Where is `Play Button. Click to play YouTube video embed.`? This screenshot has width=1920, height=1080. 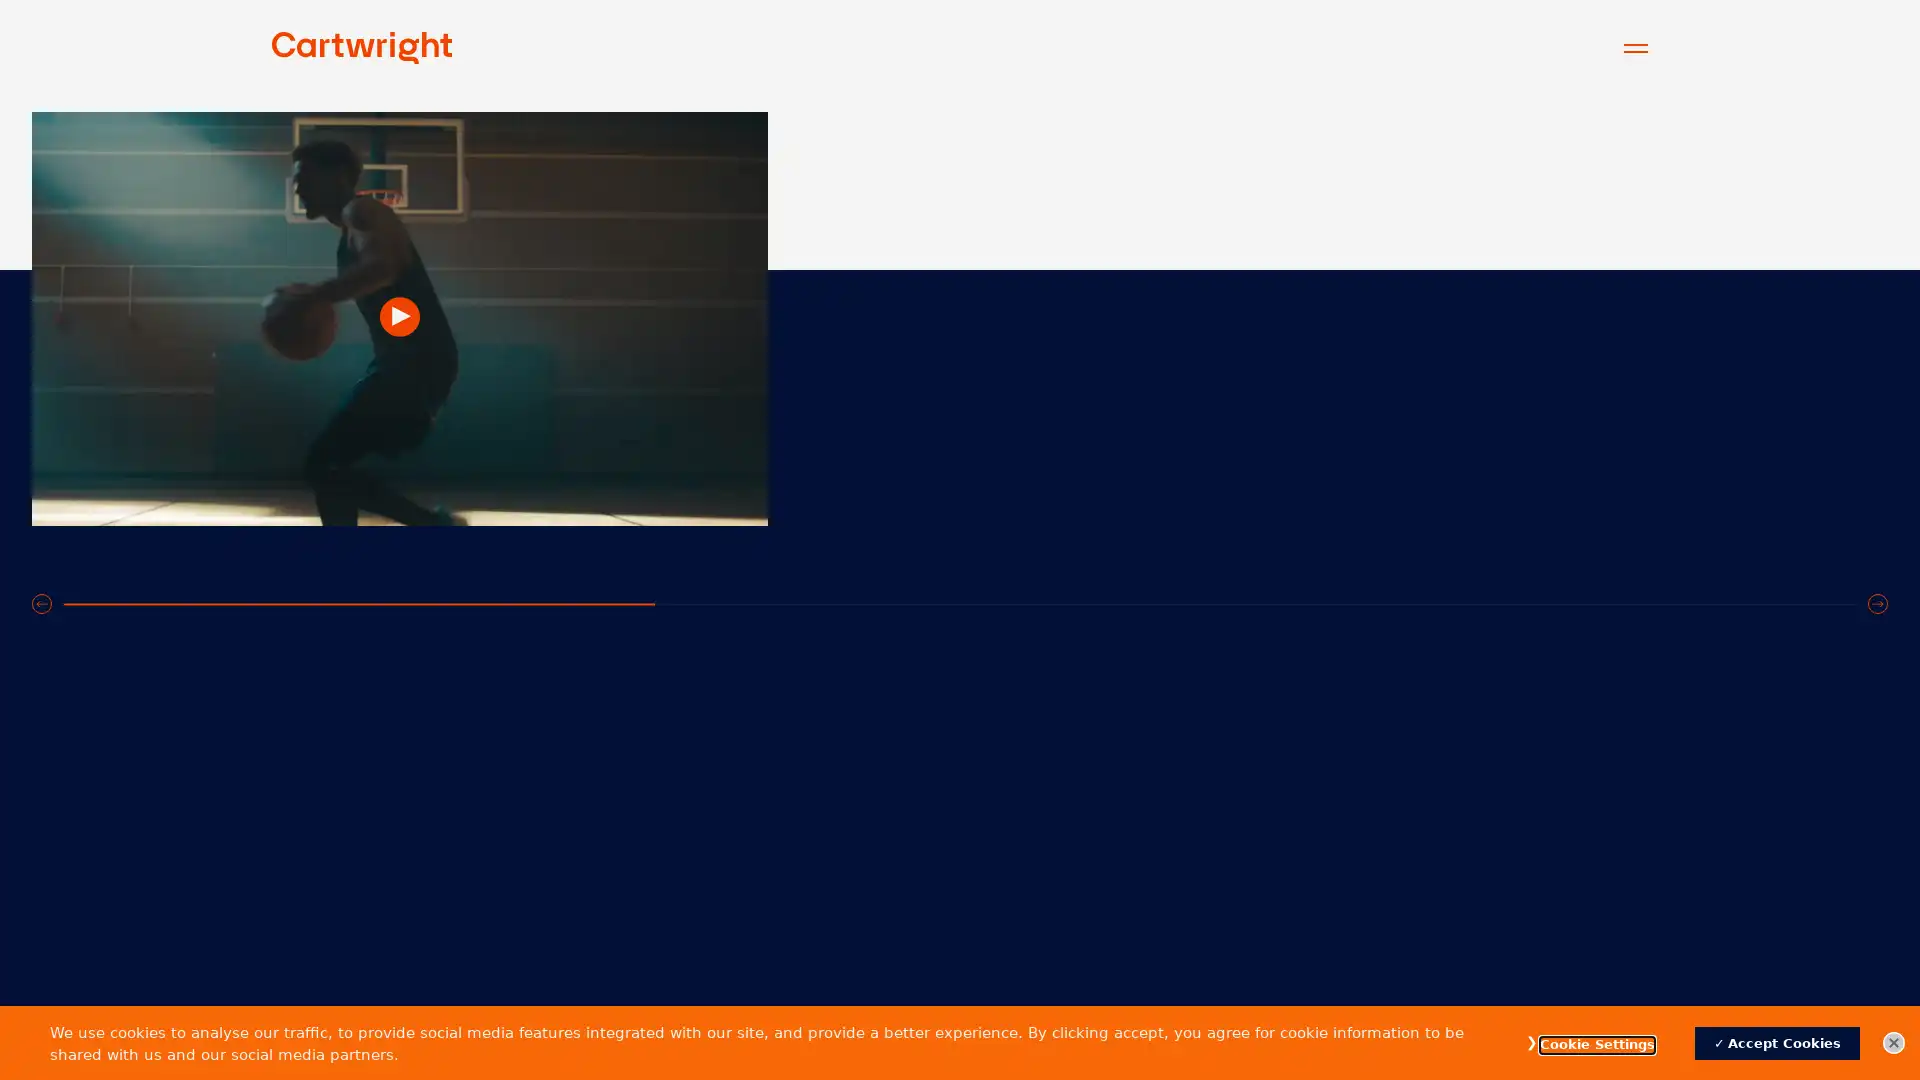 Play Button. Click to play YouTube video embed. is located at coordinates (960, 497).